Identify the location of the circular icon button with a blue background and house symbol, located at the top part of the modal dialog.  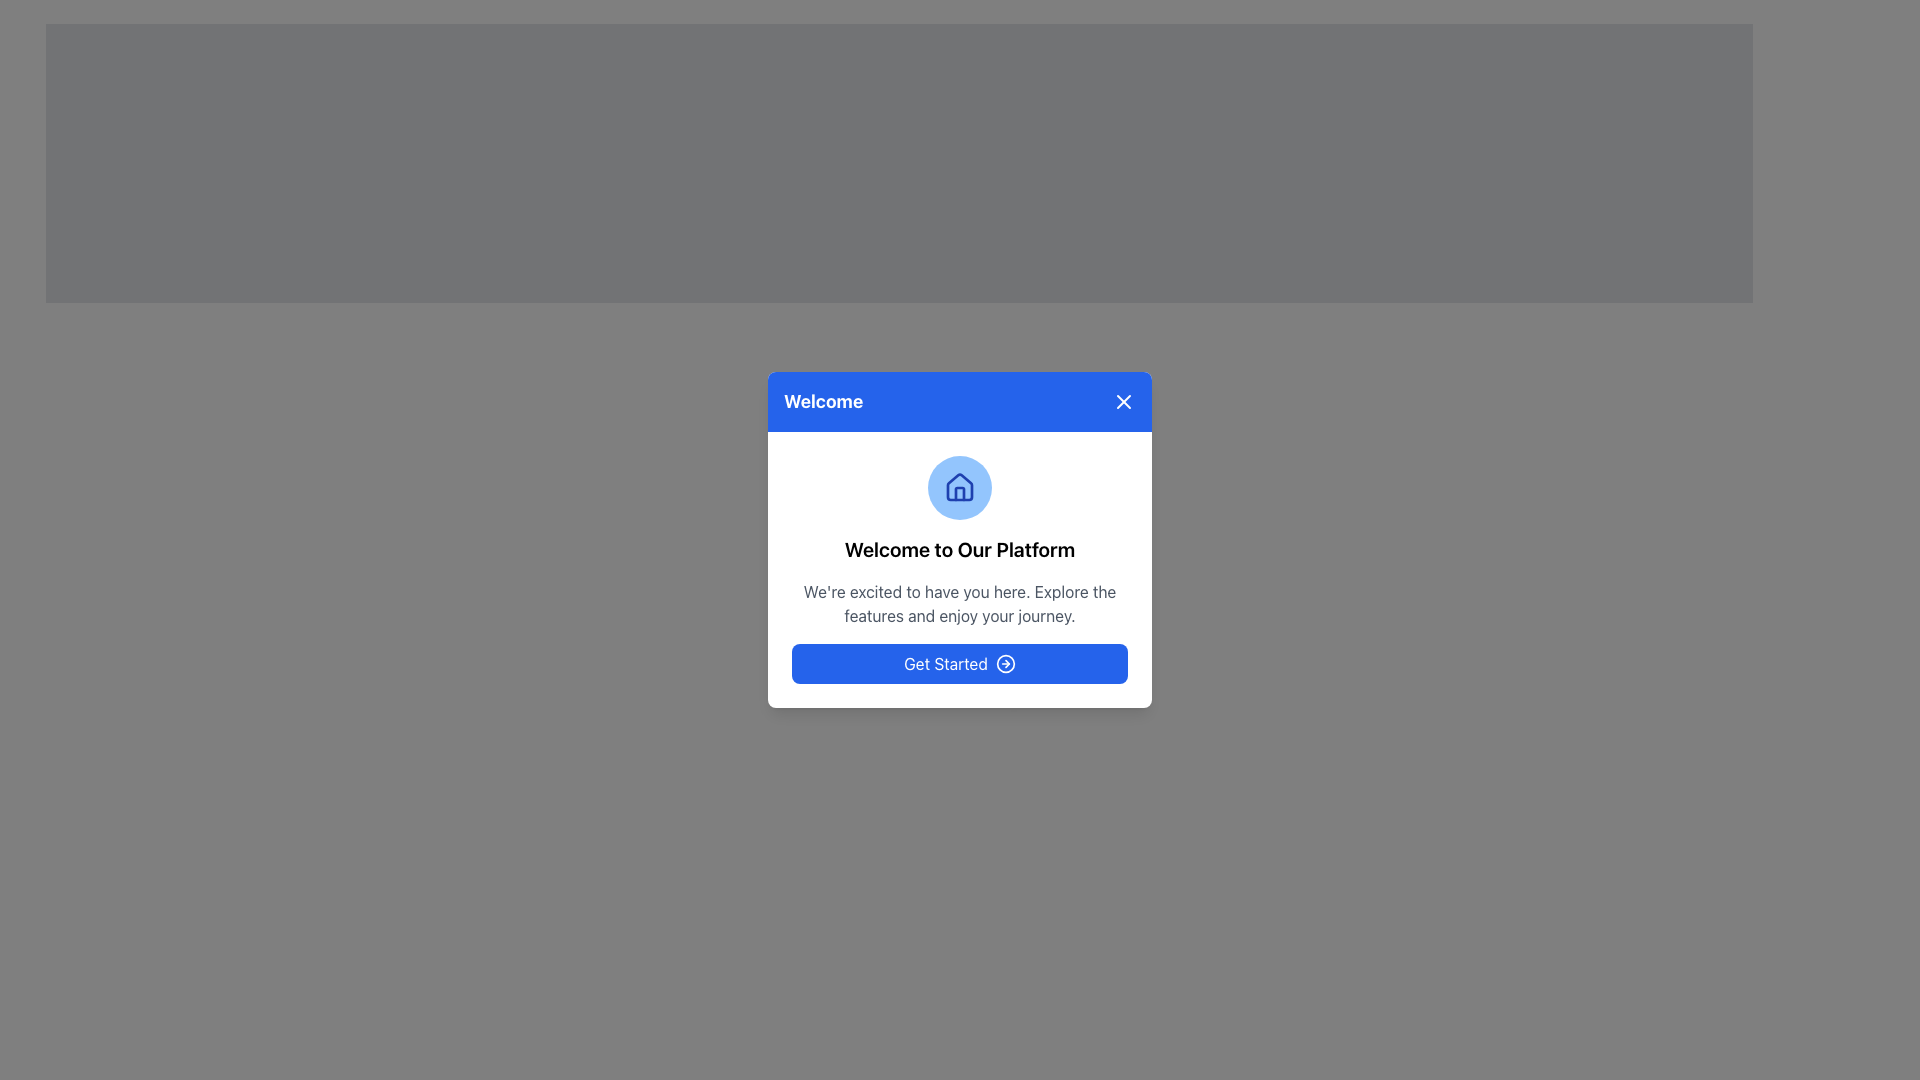
(960, 488).